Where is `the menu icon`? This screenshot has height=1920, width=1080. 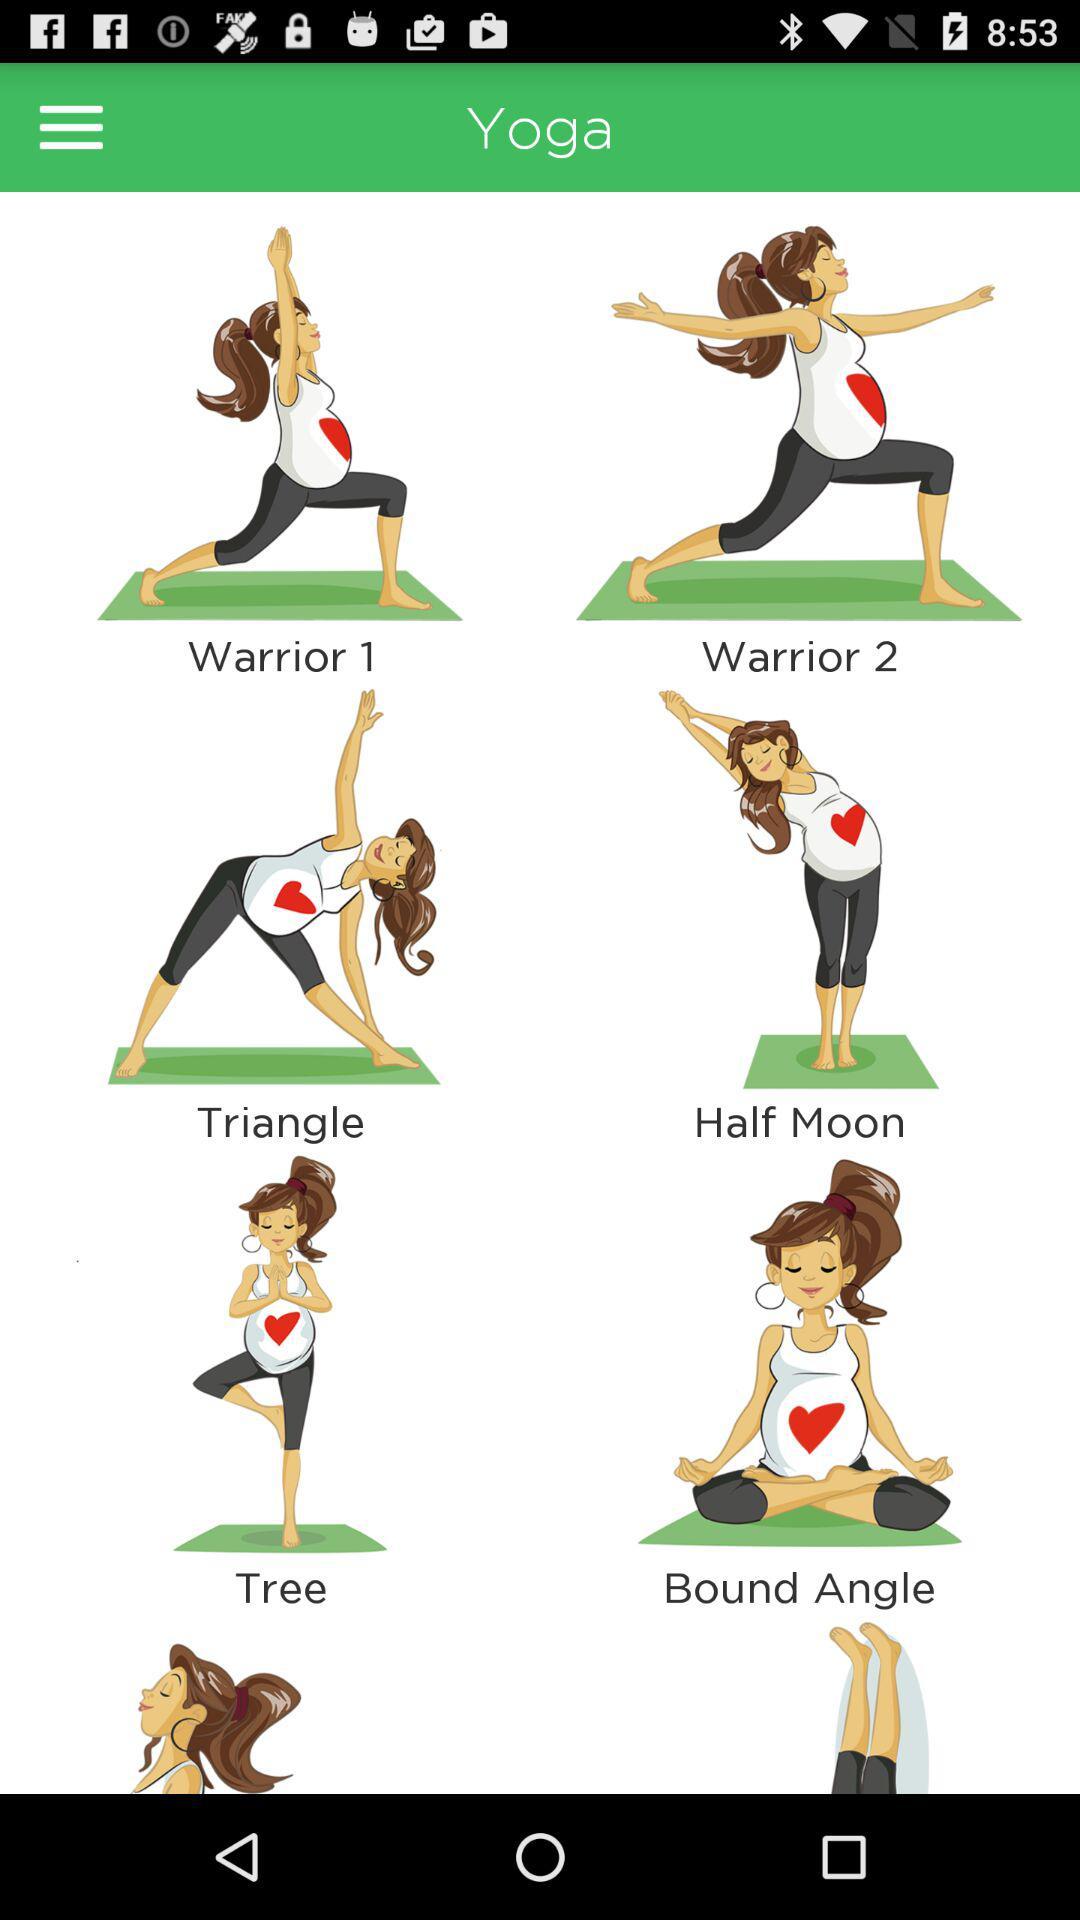
the menu icon is located at coordinates (70, 135).